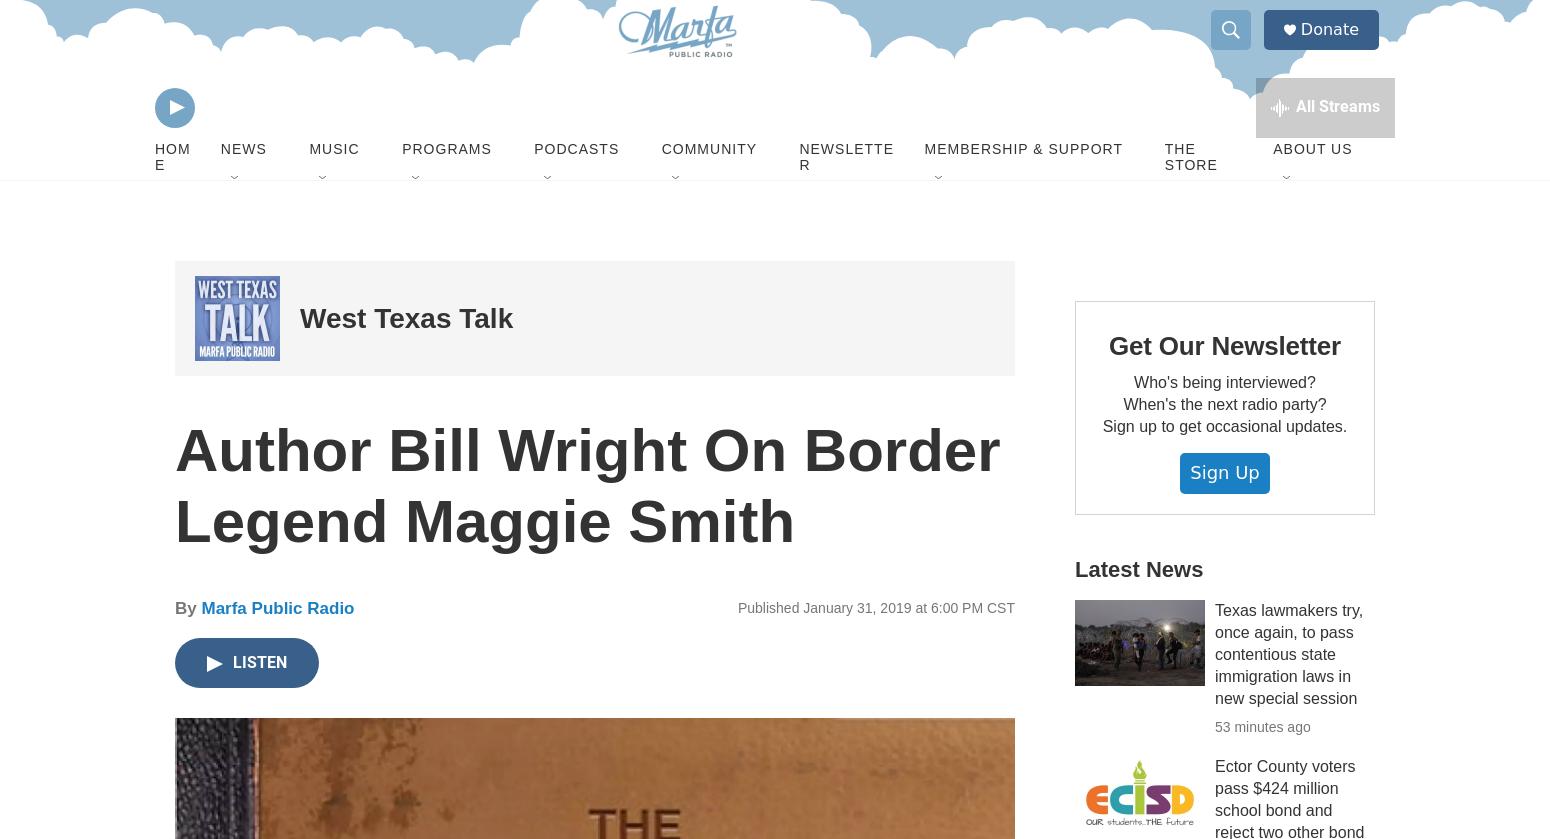 This screenshot has height=839, width=1550. What do you see at coordinates (319, 164) in the screenshot?
I see `'Marketplace'` at bounding box center [319, 164].